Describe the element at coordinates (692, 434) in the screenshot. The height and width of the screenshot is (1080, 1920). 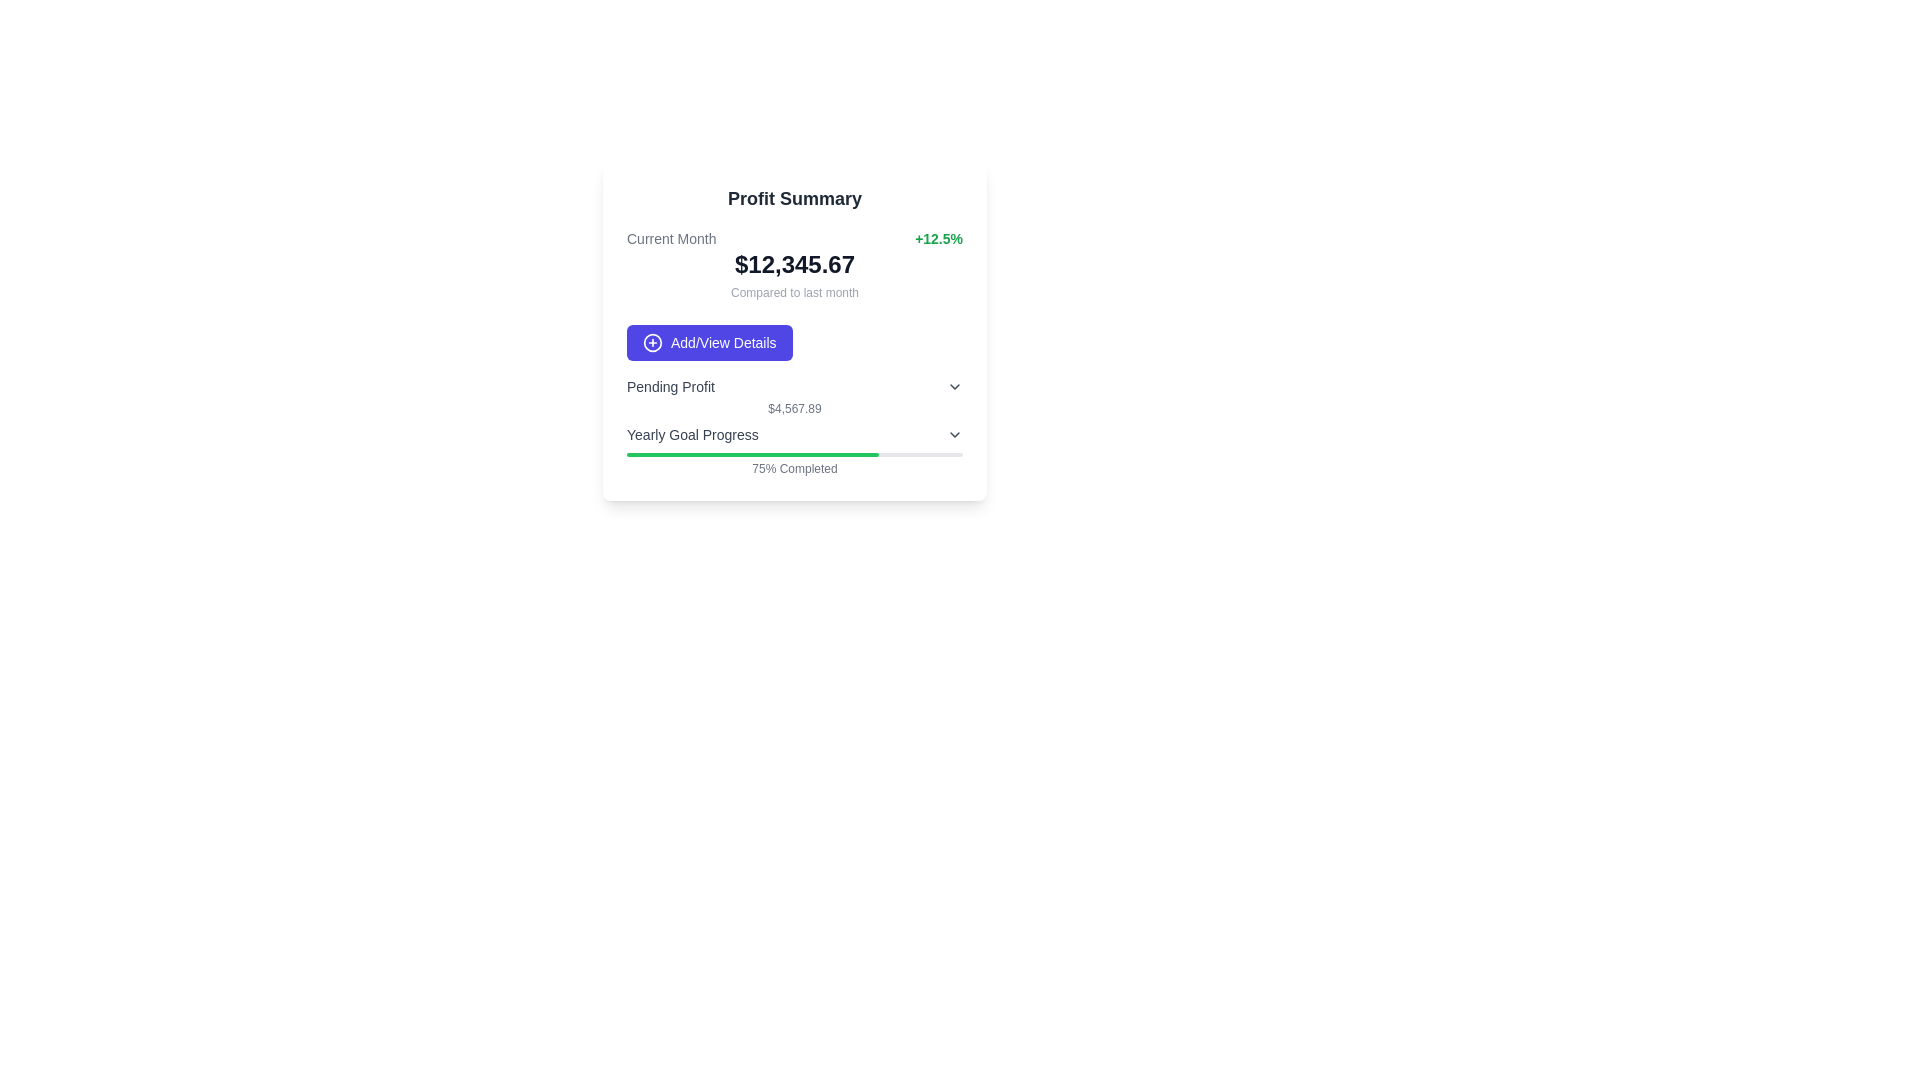
I see `the static text label that describes the user's yearly goal achievement, located in the 'Profit Summary' panel under 'Pending Profit', just above the progress bar` at that location.